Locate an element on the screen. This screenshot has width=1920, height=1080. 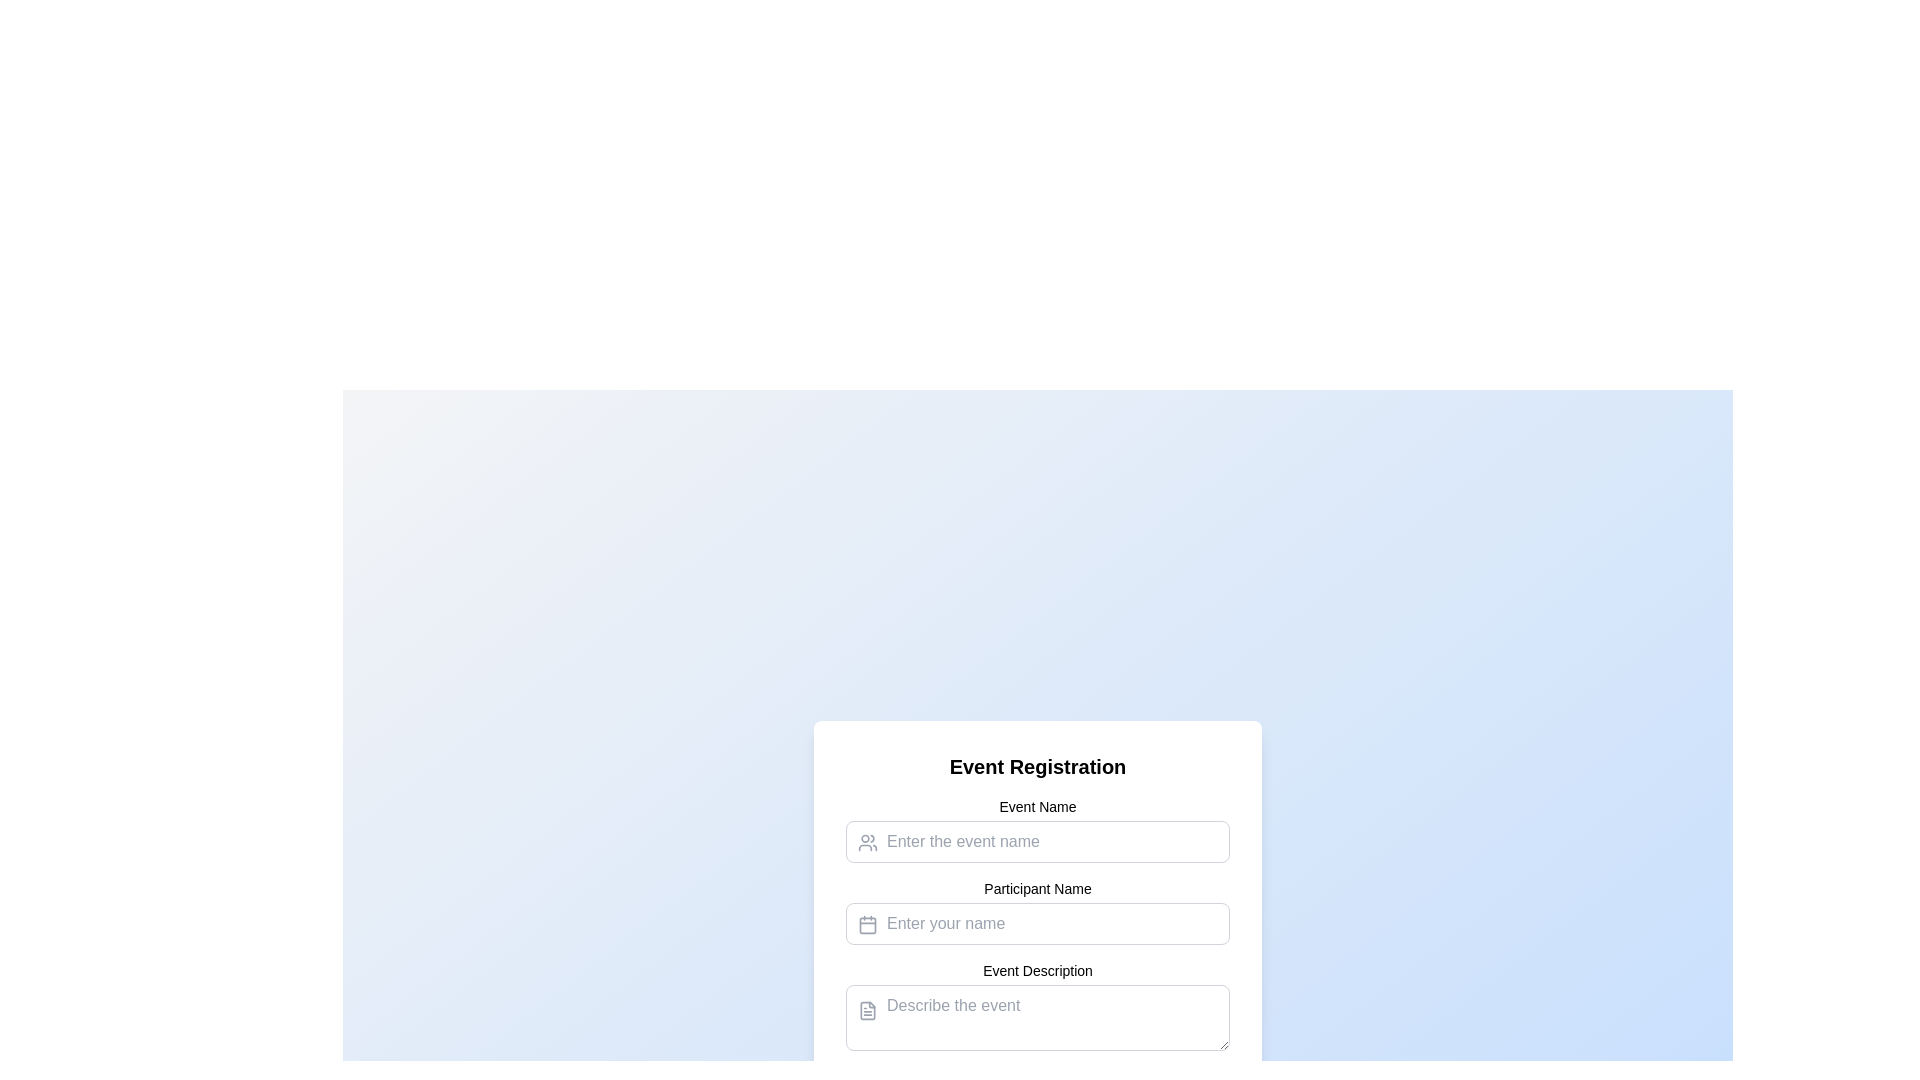
the third input field in the 'Event Registration' form, located directly under the label 'Event Description', to enable text entry is located at coordinates (1037, 1018).